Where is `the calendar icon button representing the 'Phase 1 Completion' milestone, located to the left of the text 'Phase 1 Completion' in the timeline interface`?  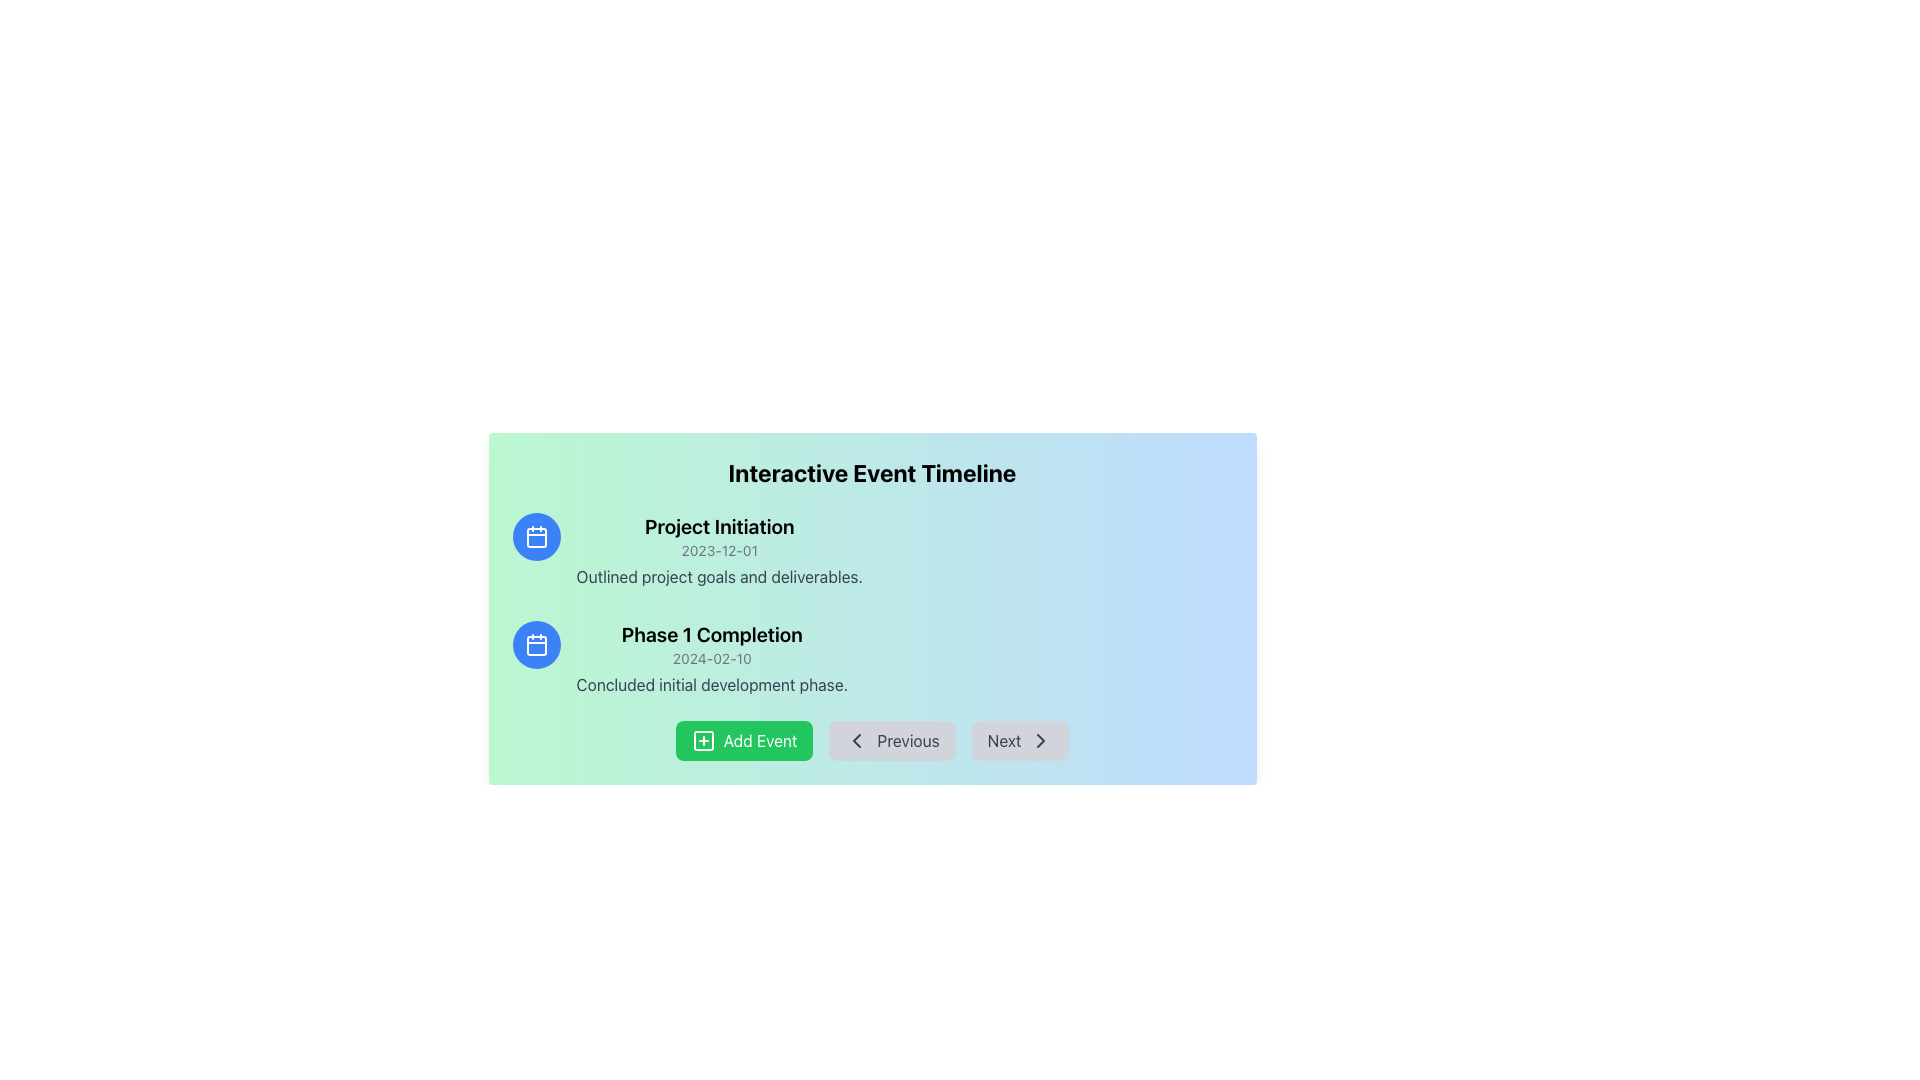 the calendar icon button representing the 'Phase 1 Completion' milestone, located to the left of the text 'Phase 1 Completion' in the timeline interface is located at coordinates (536, 644).